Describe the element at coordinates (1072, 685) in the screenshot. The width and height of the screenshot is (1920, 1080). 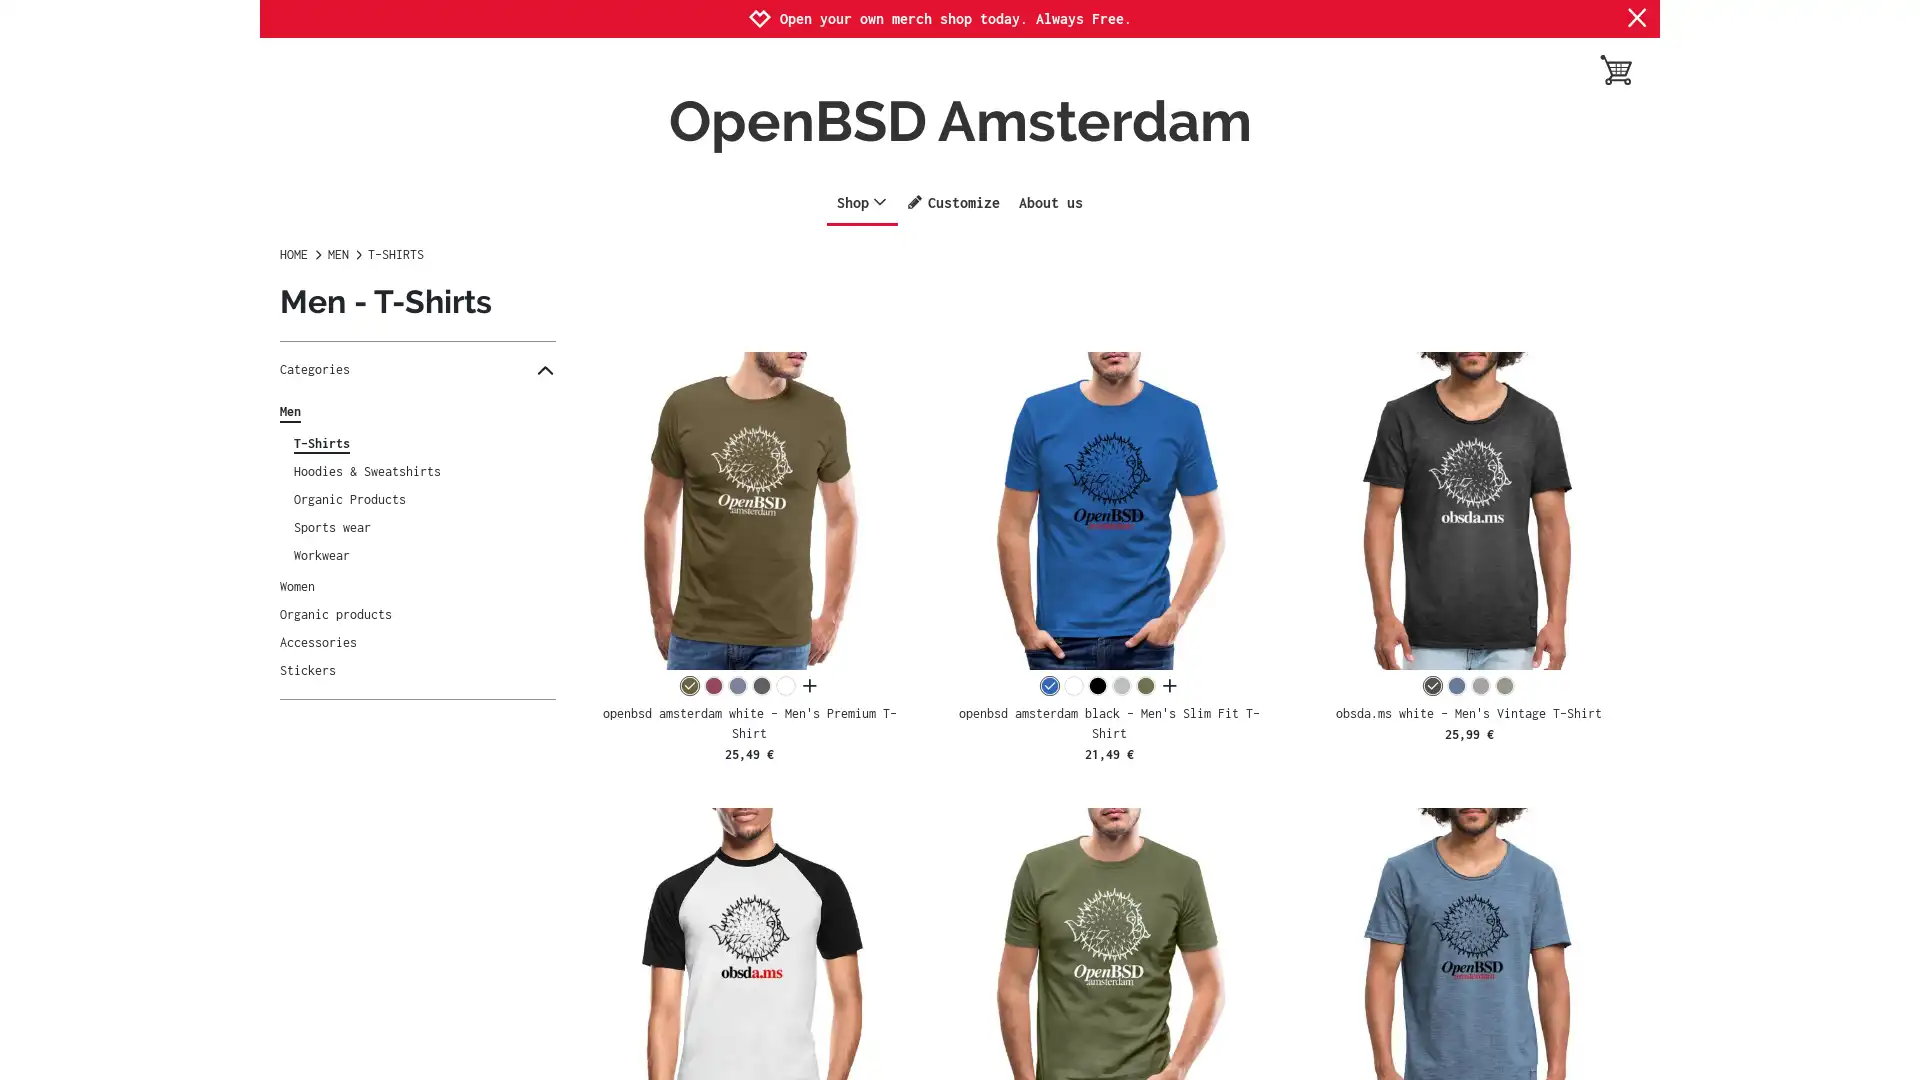
I see `white` at that location.